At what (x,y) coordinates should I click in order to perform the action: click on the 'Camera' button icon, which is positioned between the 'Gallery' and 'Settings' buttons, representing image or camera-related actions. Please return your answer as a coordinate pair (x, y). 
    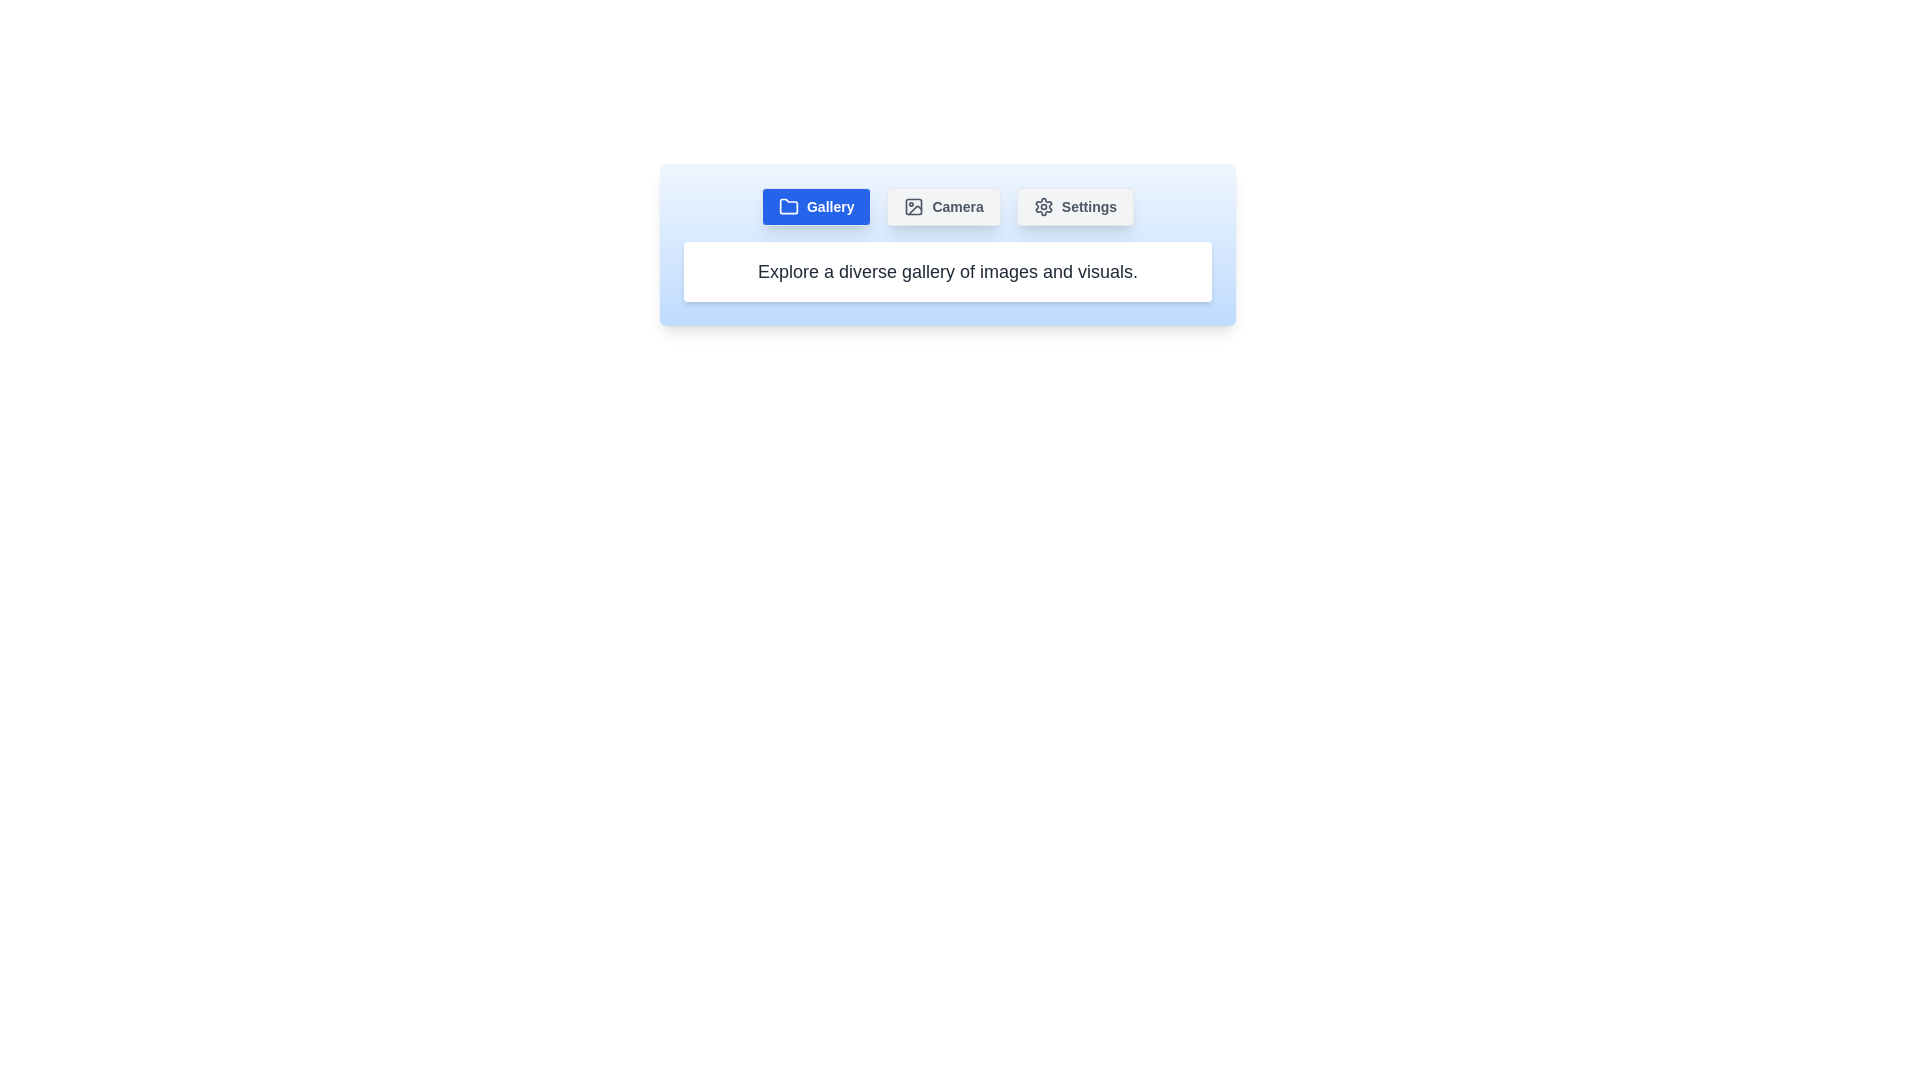
    Looking at the image, I should click on (913, 207).